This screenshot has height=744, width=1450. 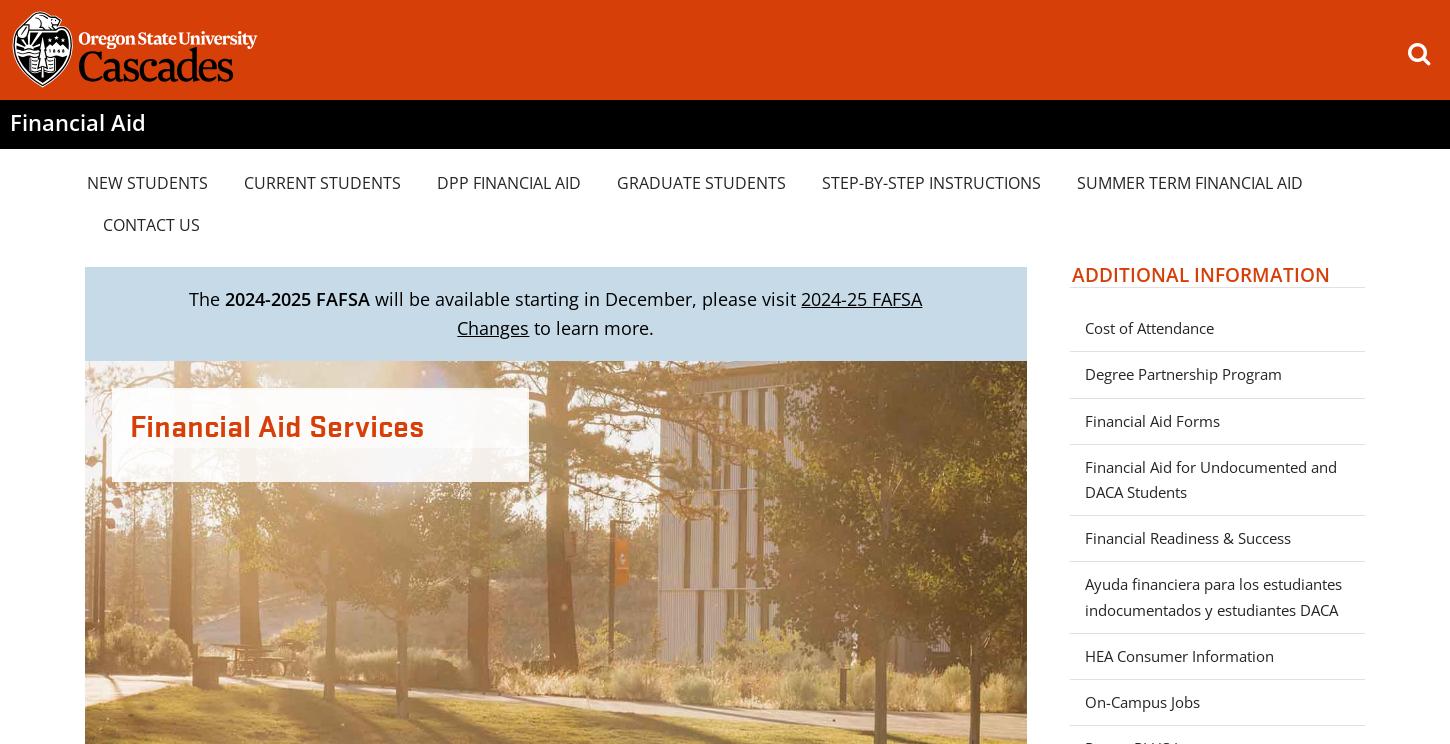 What do you see at coordinates (528, 326) in the screenshot?
I see `'to learn more.'` at bounding box center [528, 326].